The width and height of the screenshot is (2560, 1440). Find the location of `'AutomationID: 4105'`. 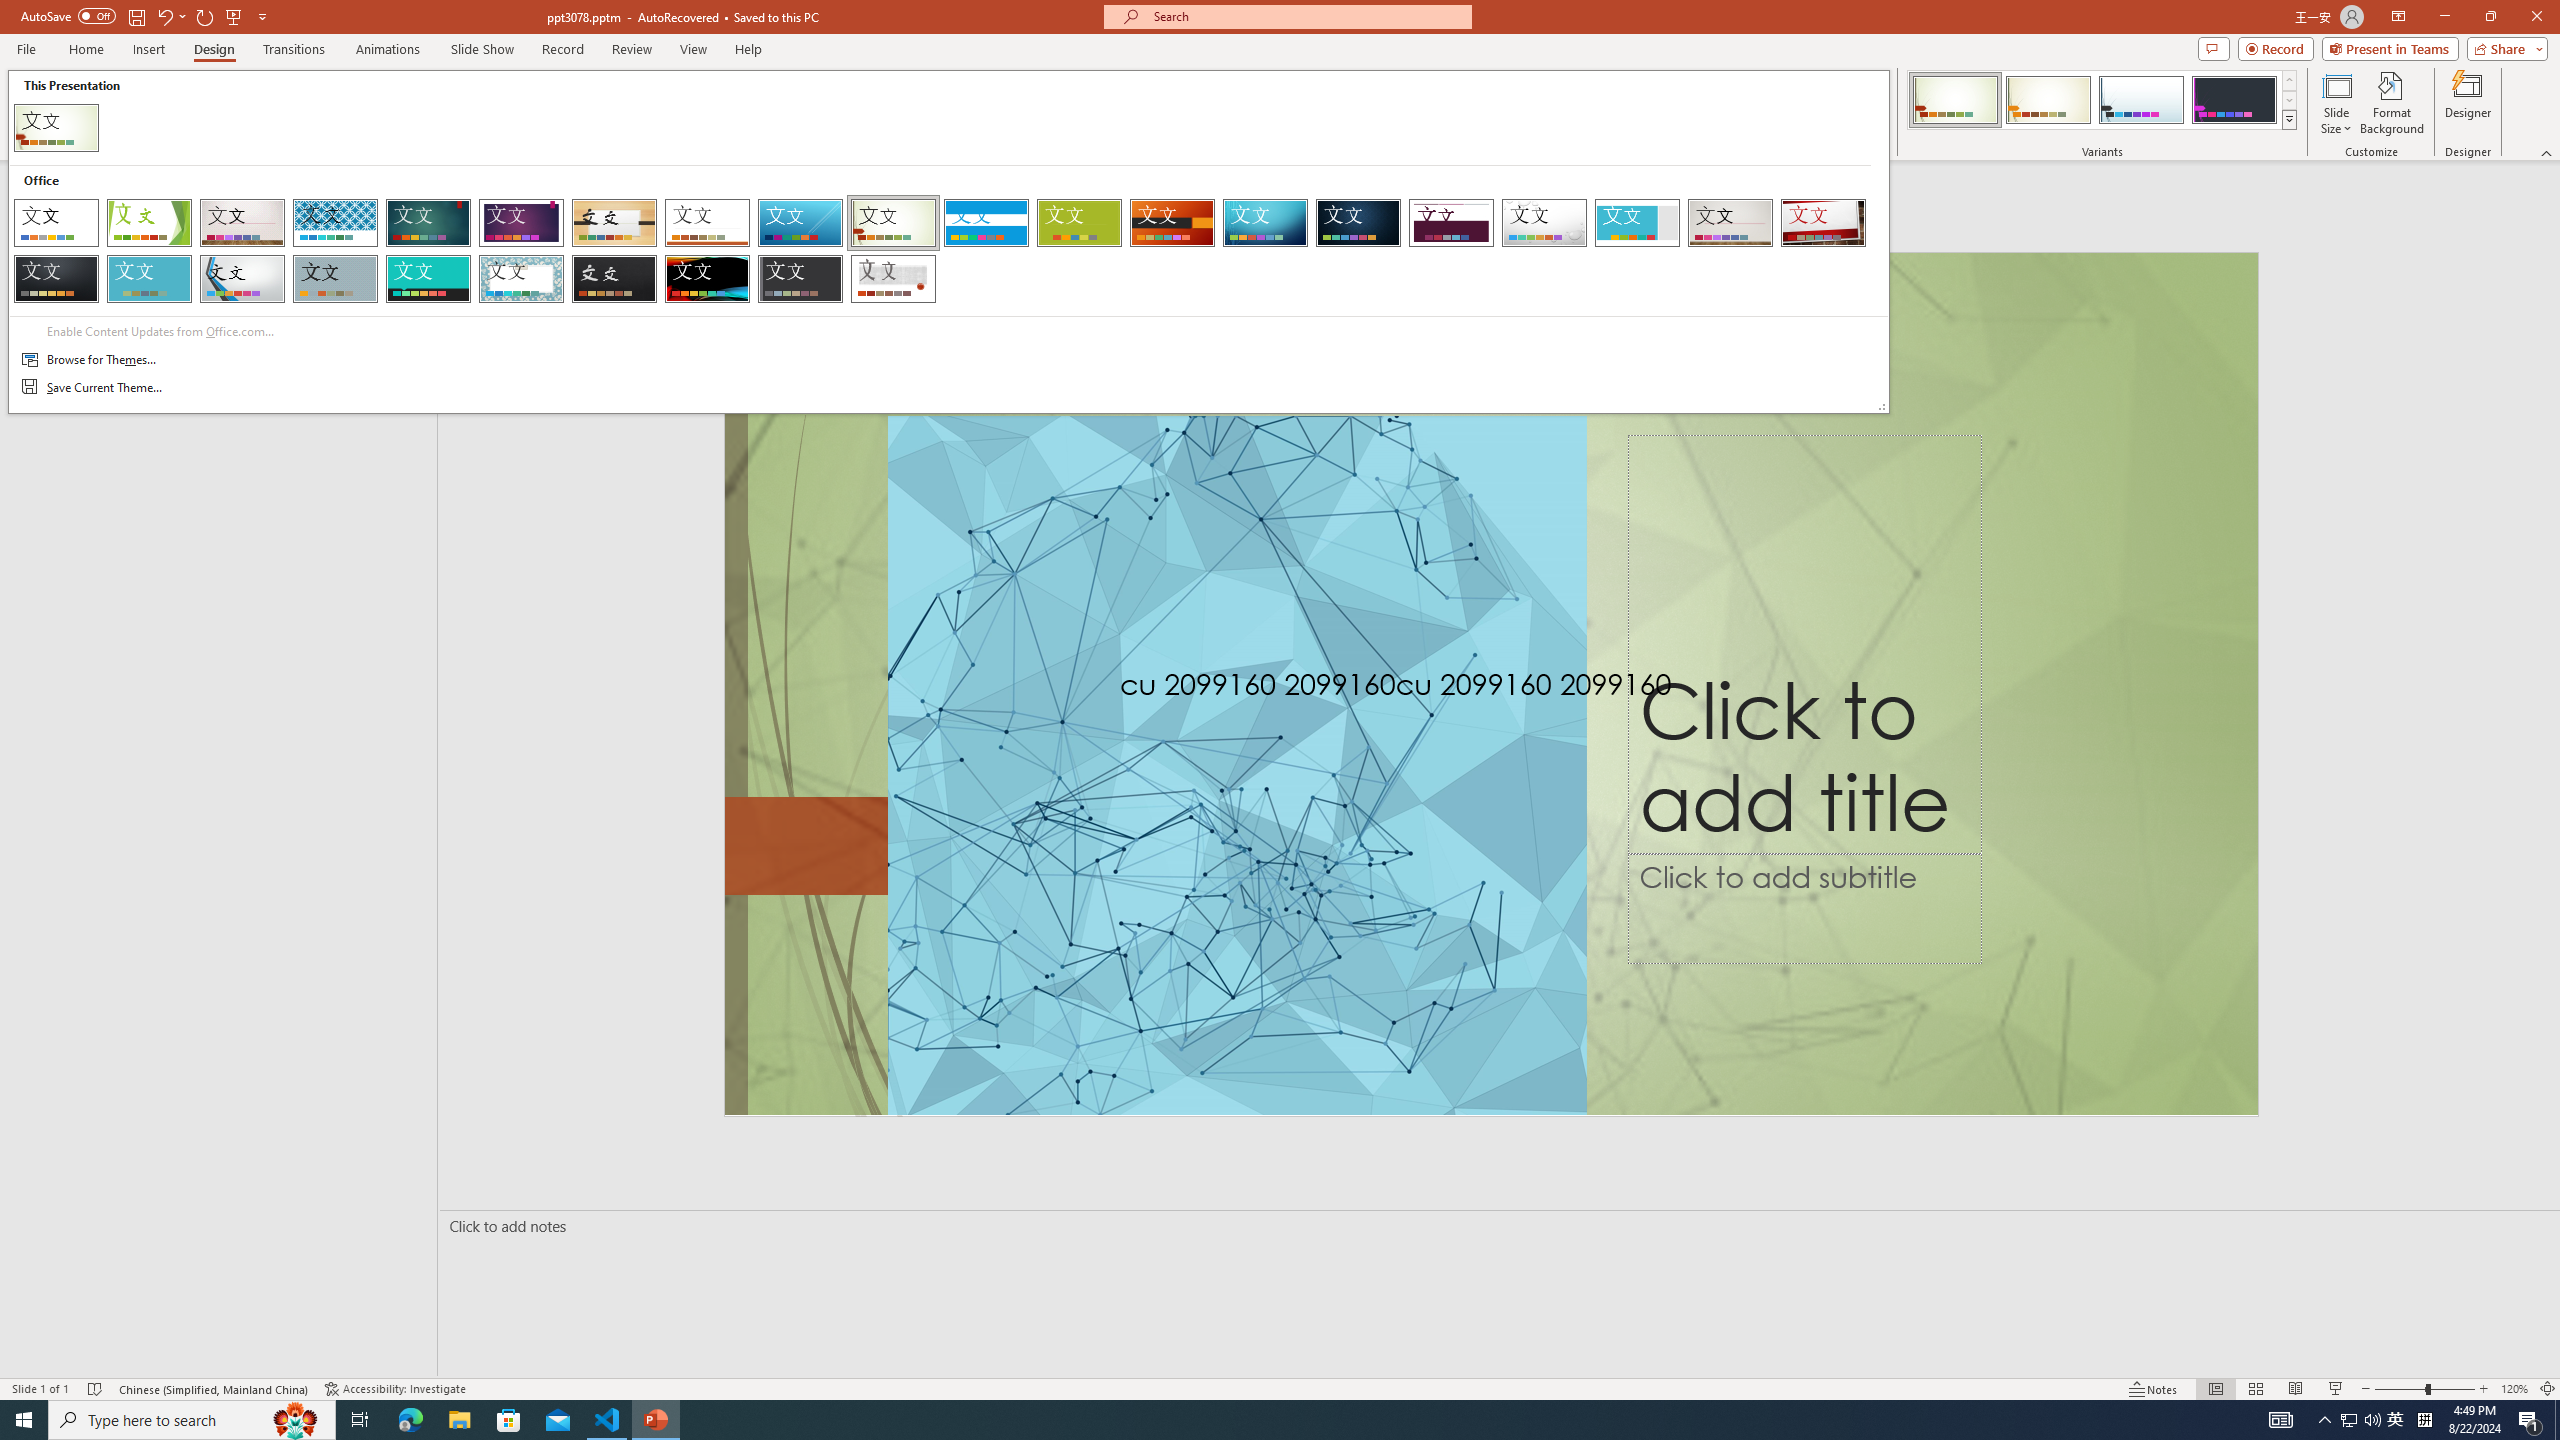

'AutomationID: 4105' is located at coordinates (2279, 1418).